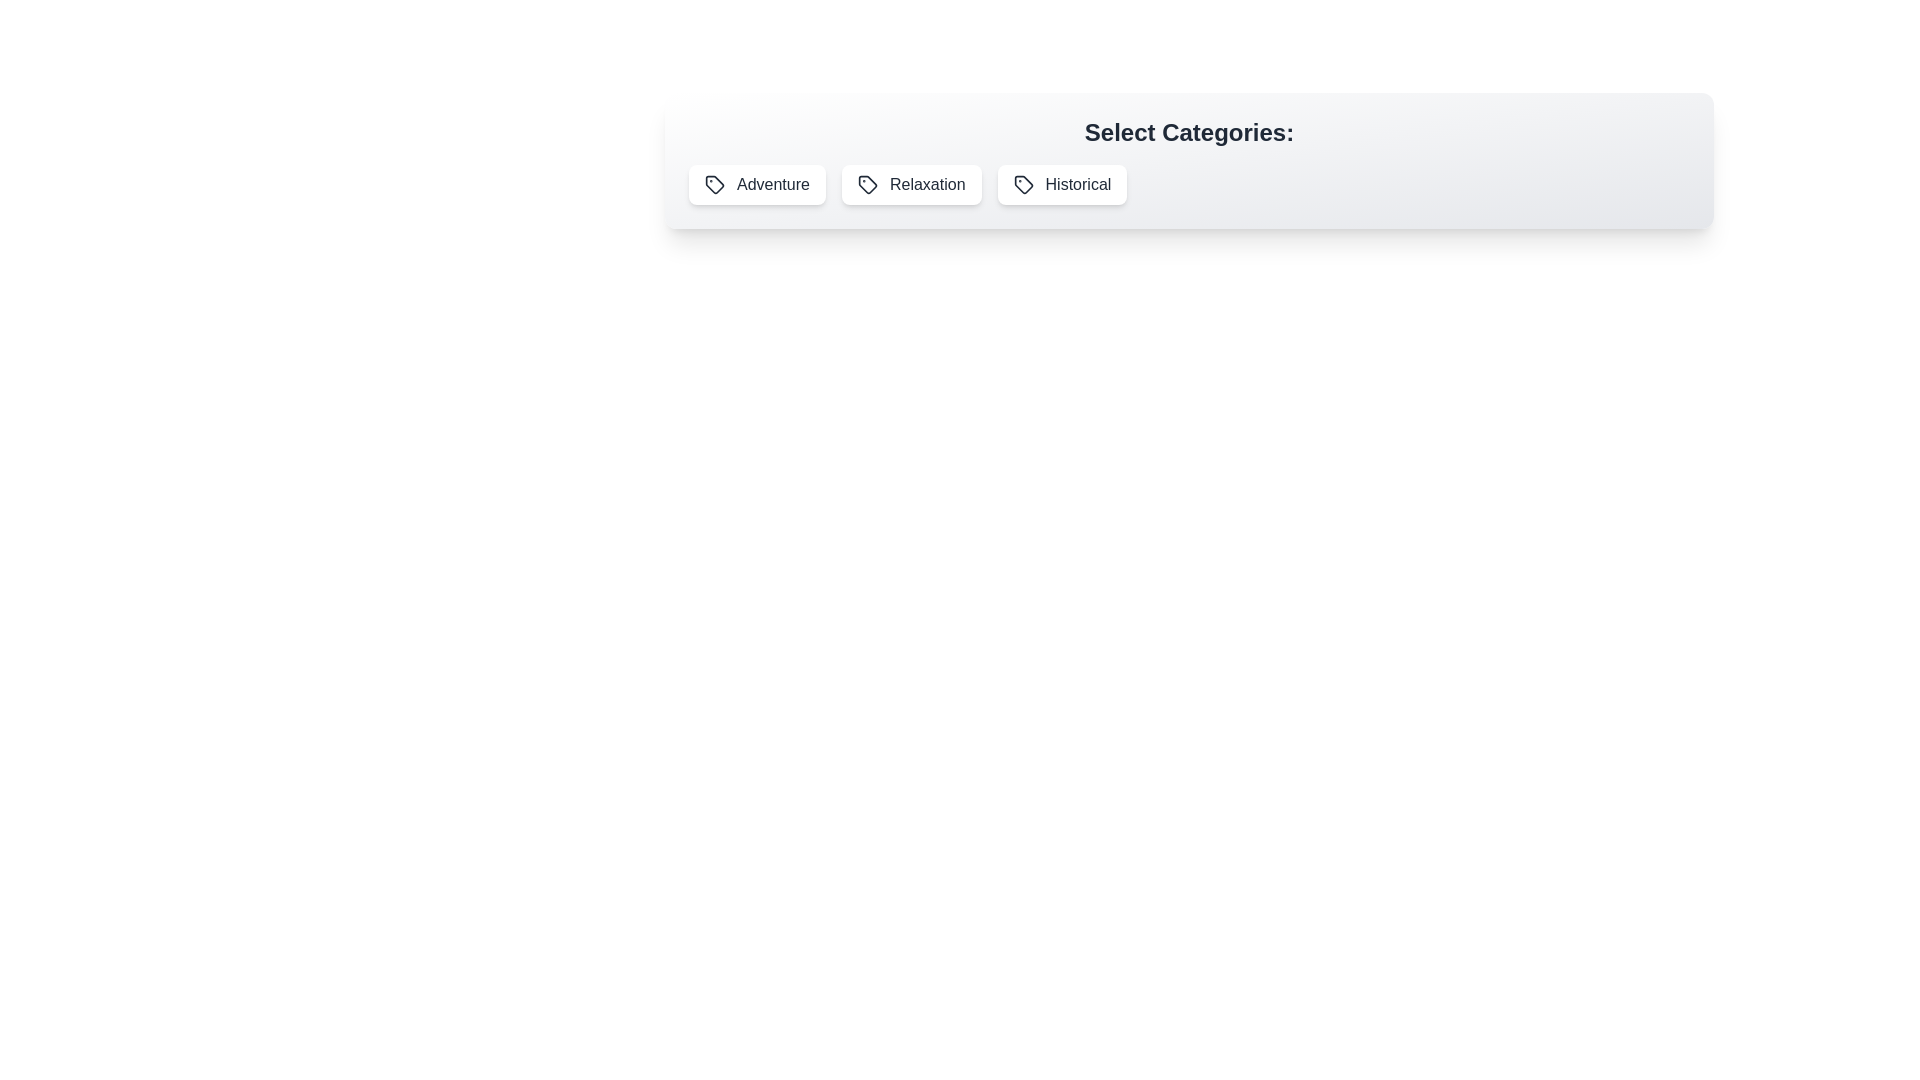 This screenshot has height=1080, width=1920. What do you see at coordinates (756, 185) in the screenshot?
I see `the tag labeled Adventure` at bounding box center [756, 185].